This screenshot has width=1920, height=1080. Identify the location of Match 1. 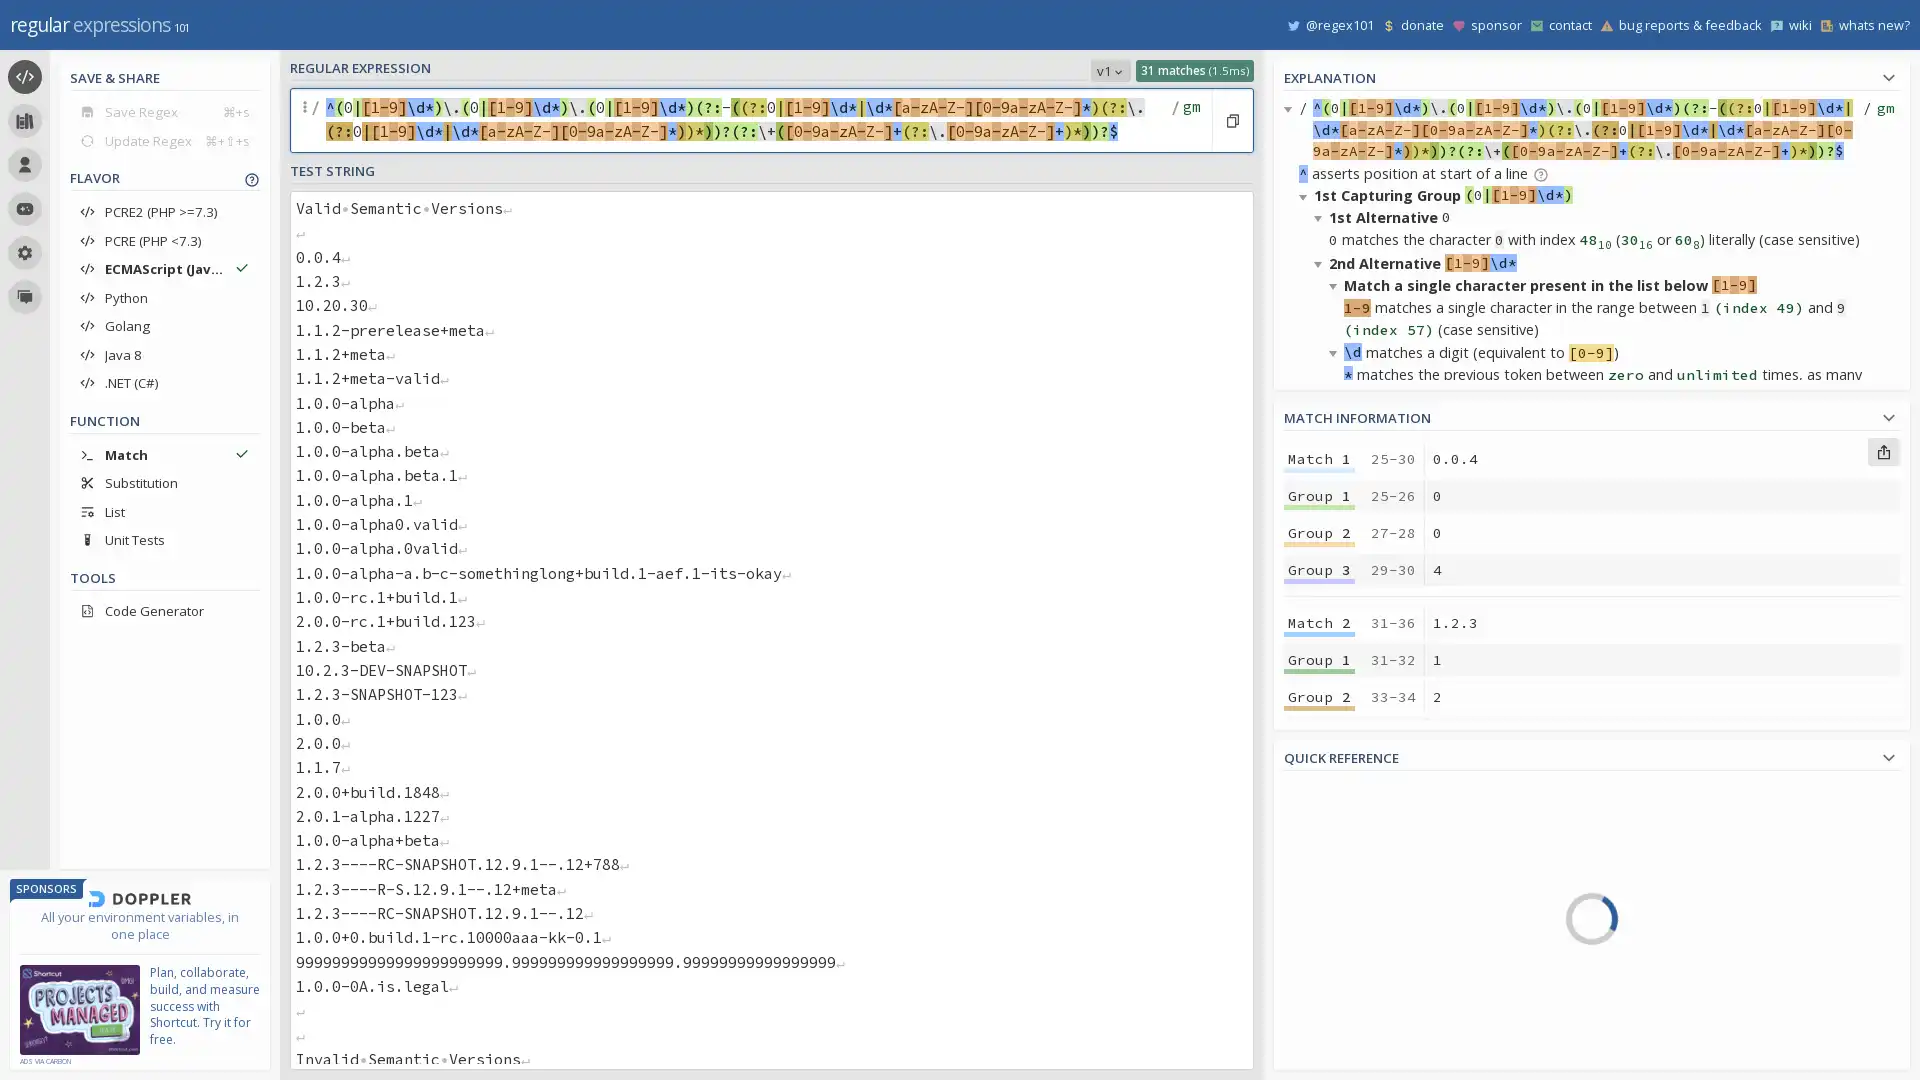
(1319, 459).